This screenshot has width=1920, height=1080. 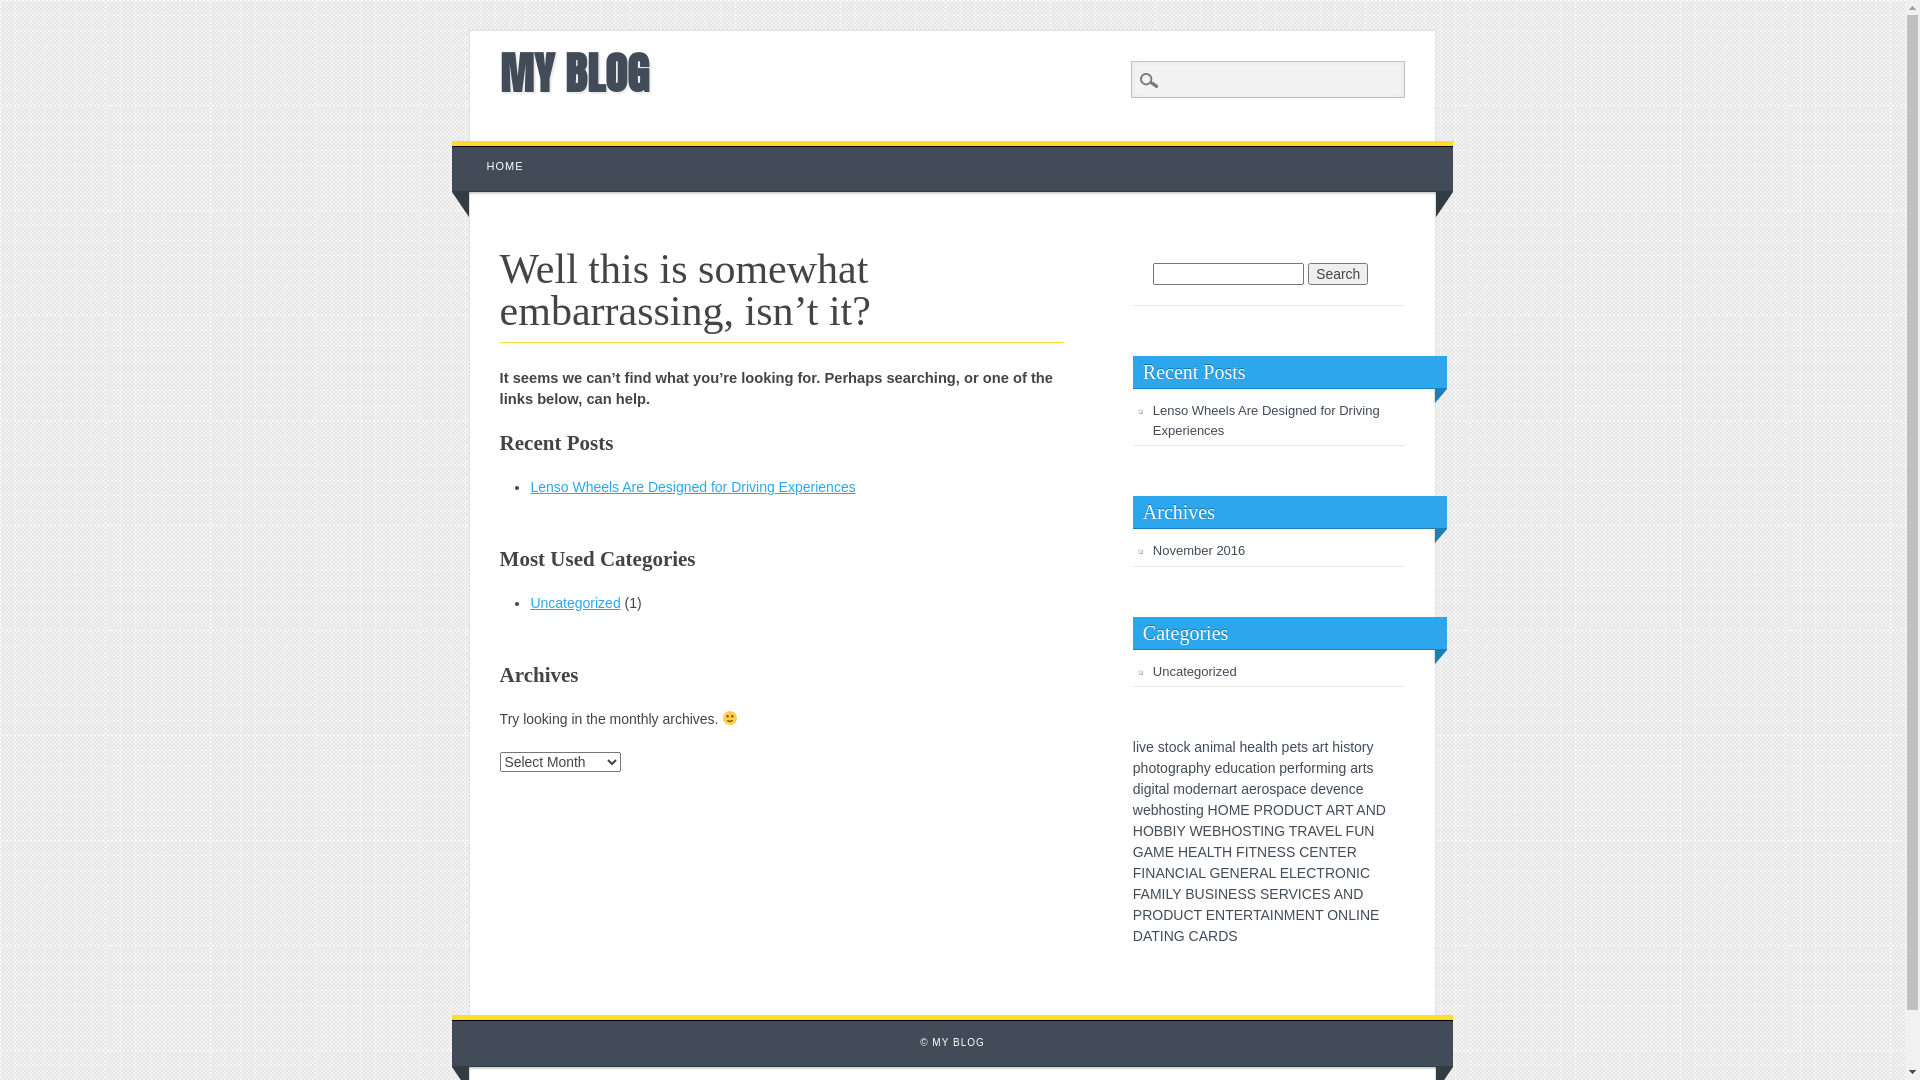 What do you see at coordinates (1267, 830) in the screenshot?
I see `'N'` at bounding box center [1267, 830].